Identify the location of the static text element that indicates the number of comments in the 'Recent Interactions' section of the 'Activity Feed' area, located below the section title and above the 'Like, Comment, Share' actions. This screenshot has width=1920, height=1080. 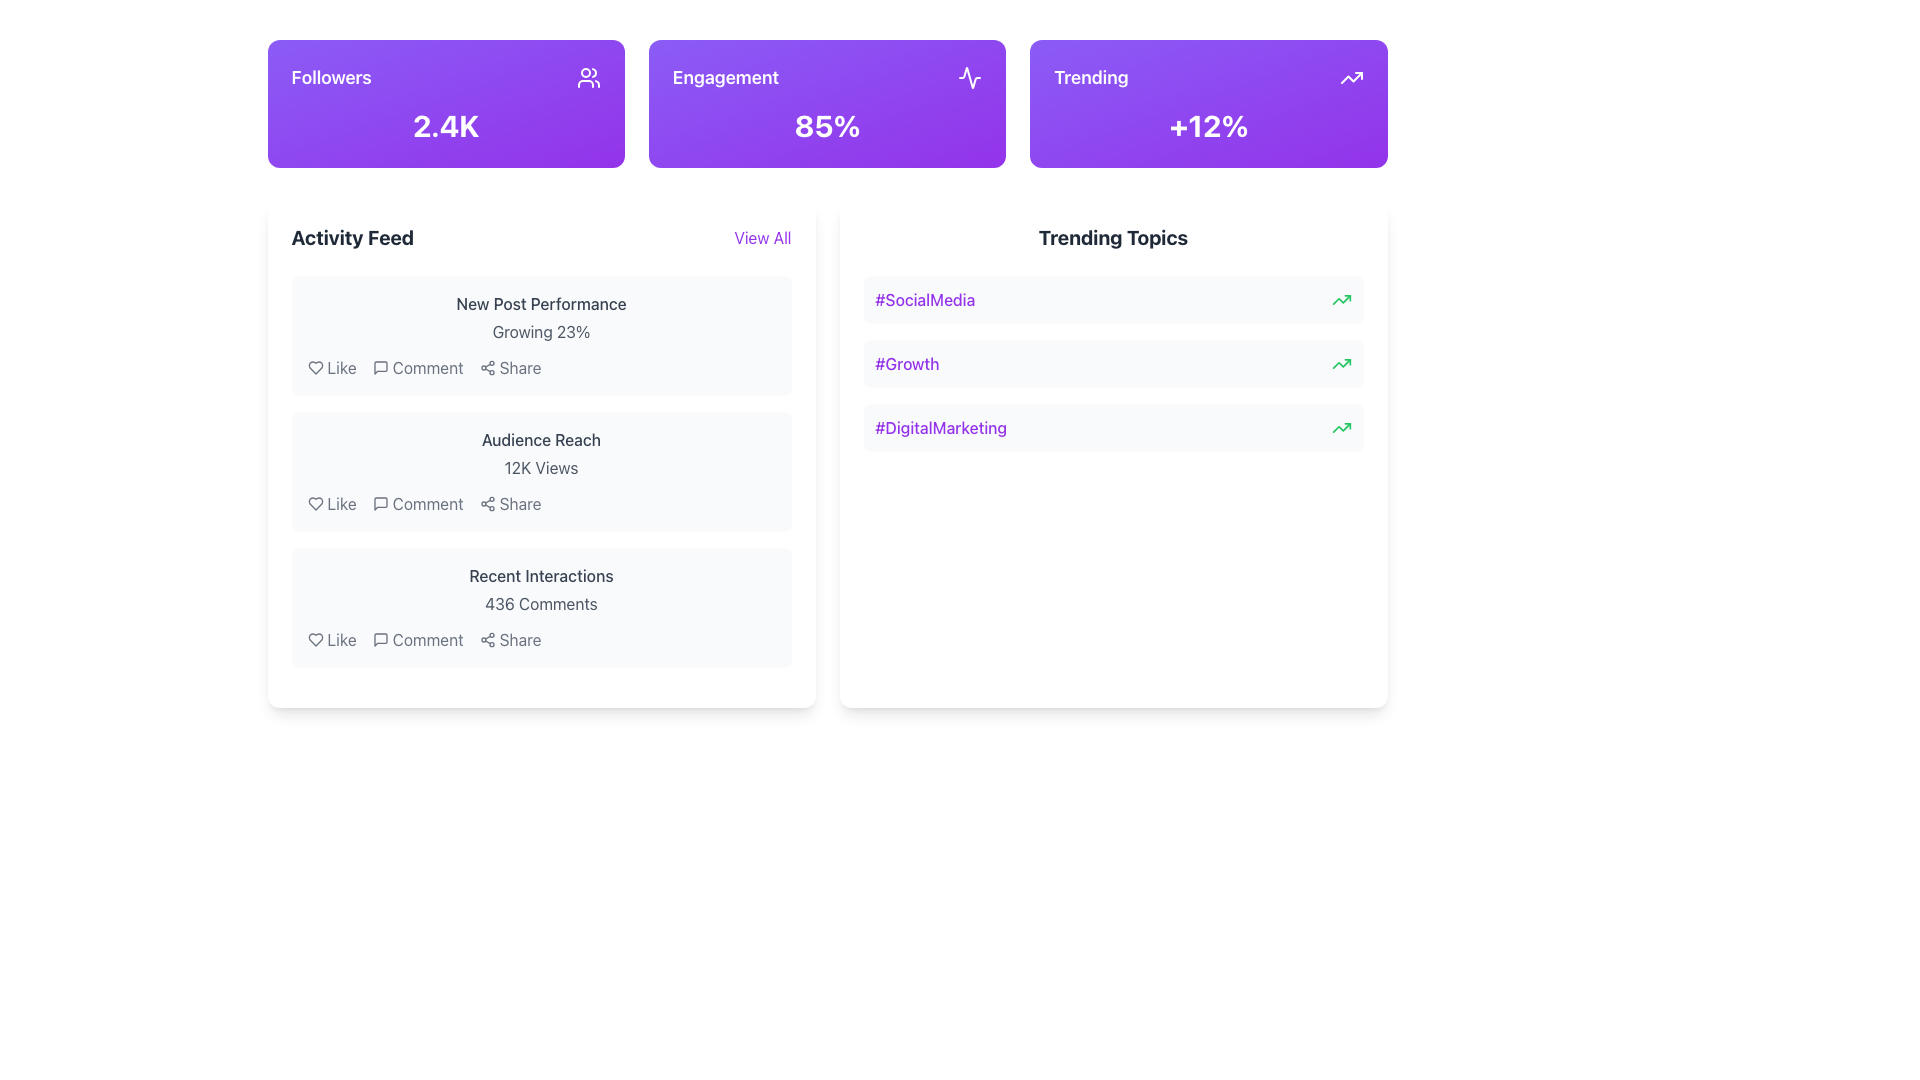
(541, 603).